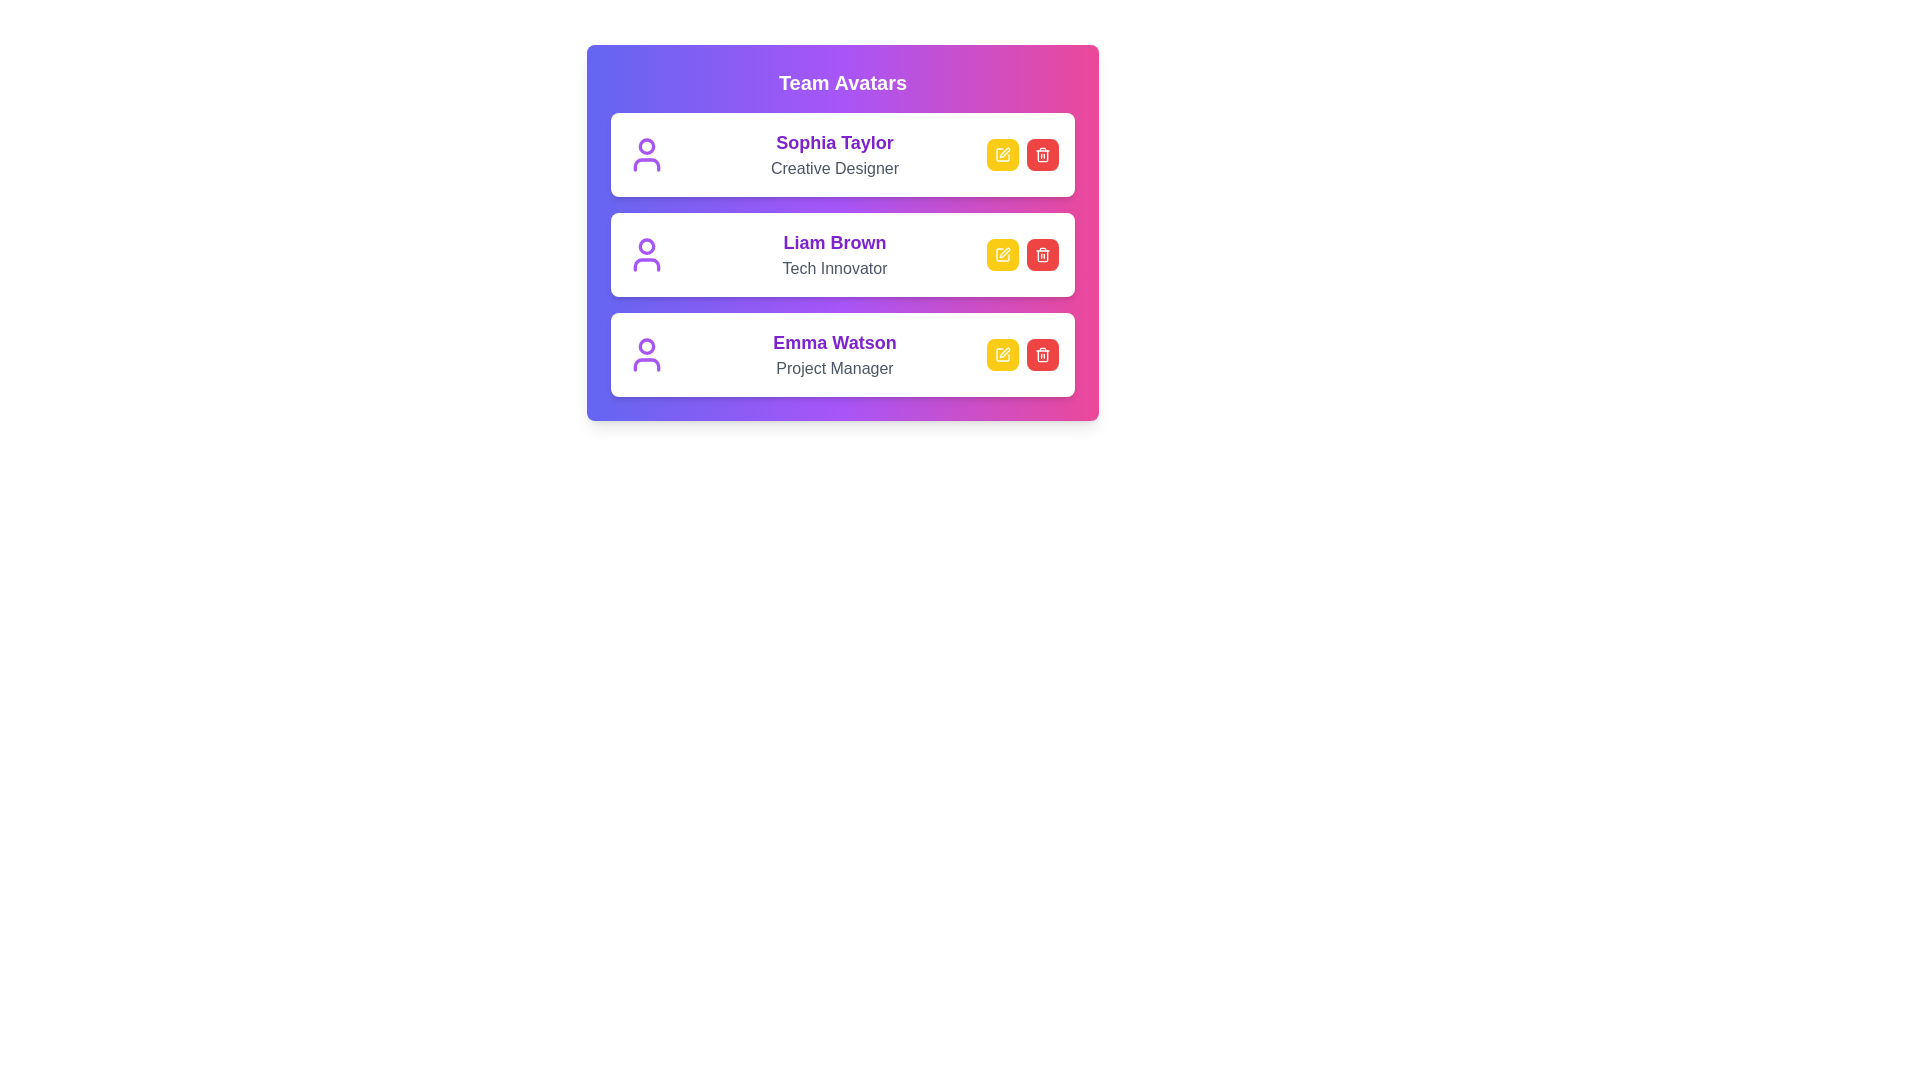 This screenshot has width=1920, height=1080. Describe the element at coordinates (1041, 253) in the screenshot. I see `the red delete button on the right side of the second row in the user profiles list` at that location.